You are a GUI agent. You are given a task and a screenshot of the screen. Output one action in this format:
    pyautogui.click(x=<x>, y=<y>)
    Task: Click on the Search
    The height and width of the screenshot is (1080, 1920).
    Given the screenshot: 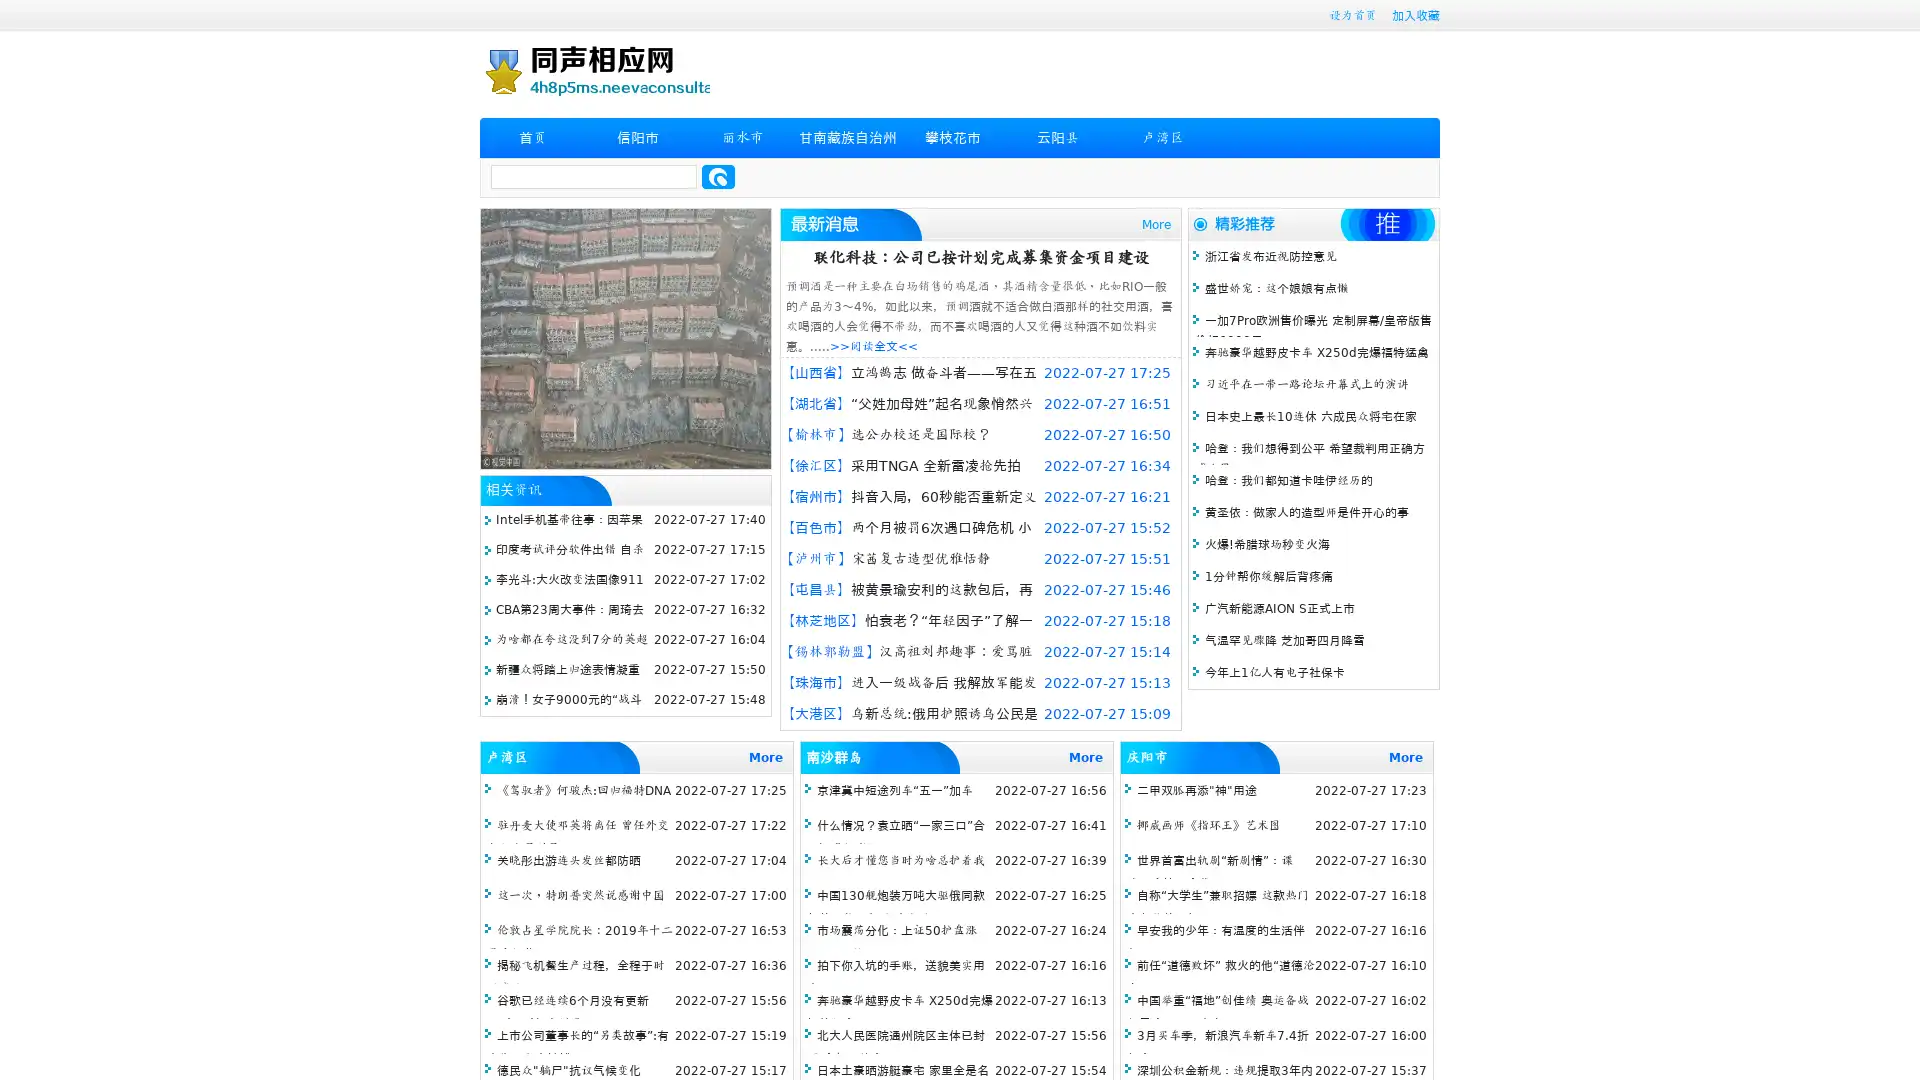 What is the action you would take?
    pyautogui.click(x=718, y=176)
    